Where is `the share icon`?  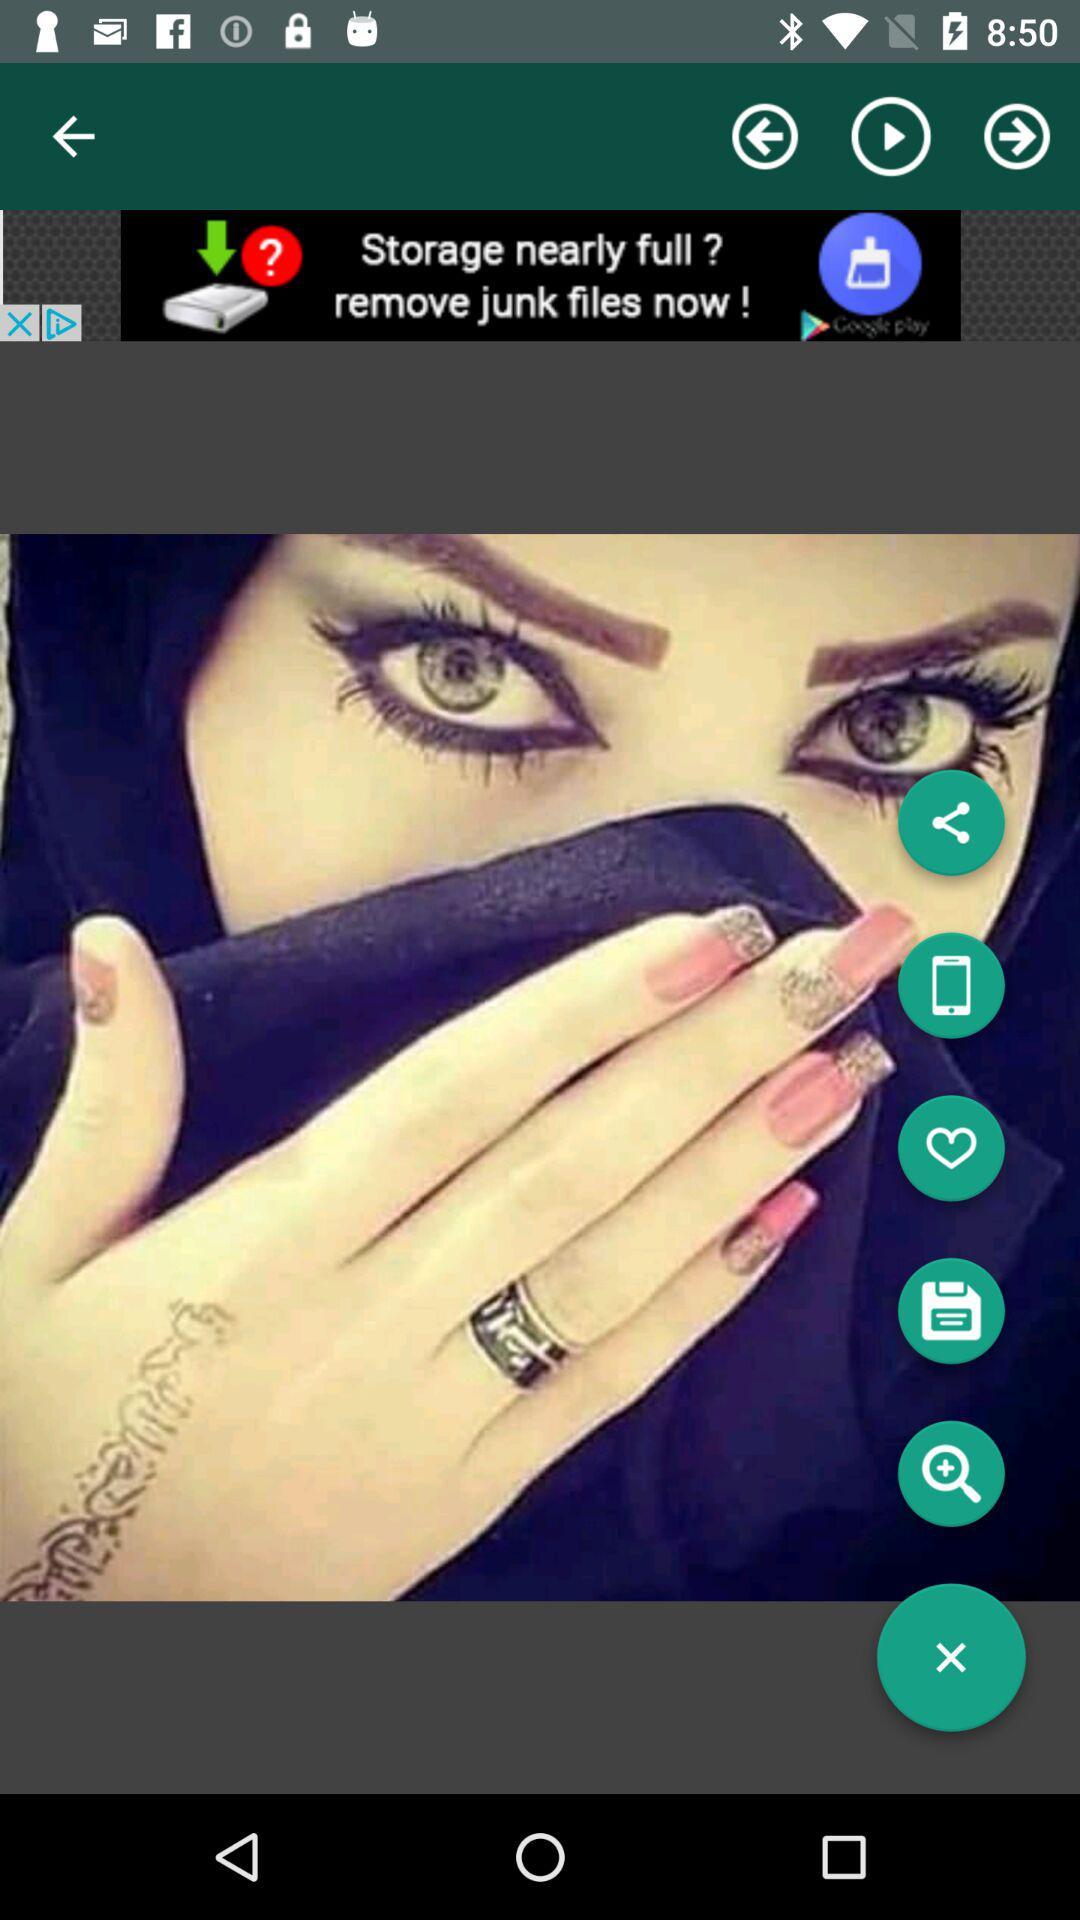
the share icon is located at coordinates (950, 830).